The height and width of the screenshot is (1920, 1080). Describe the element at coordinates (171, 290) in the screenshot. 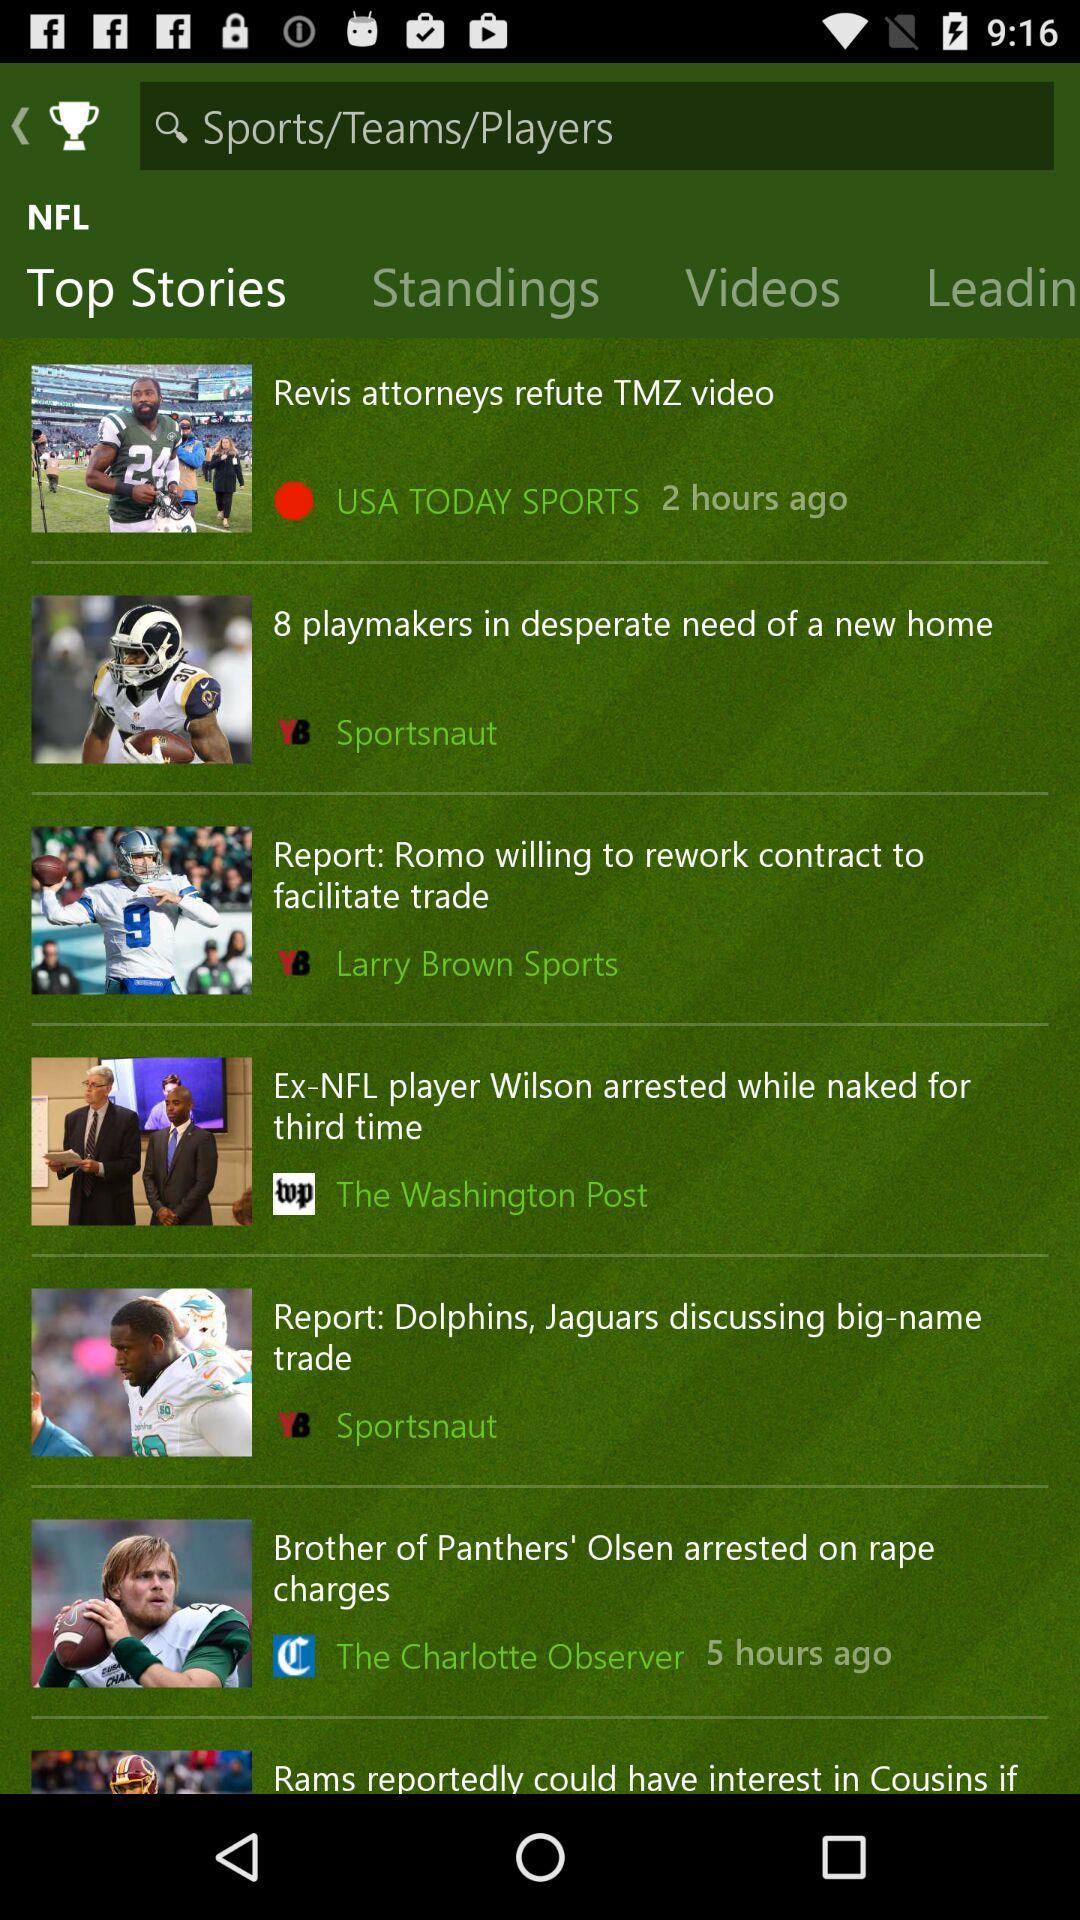

I see `icon next to the standings item` at that location.